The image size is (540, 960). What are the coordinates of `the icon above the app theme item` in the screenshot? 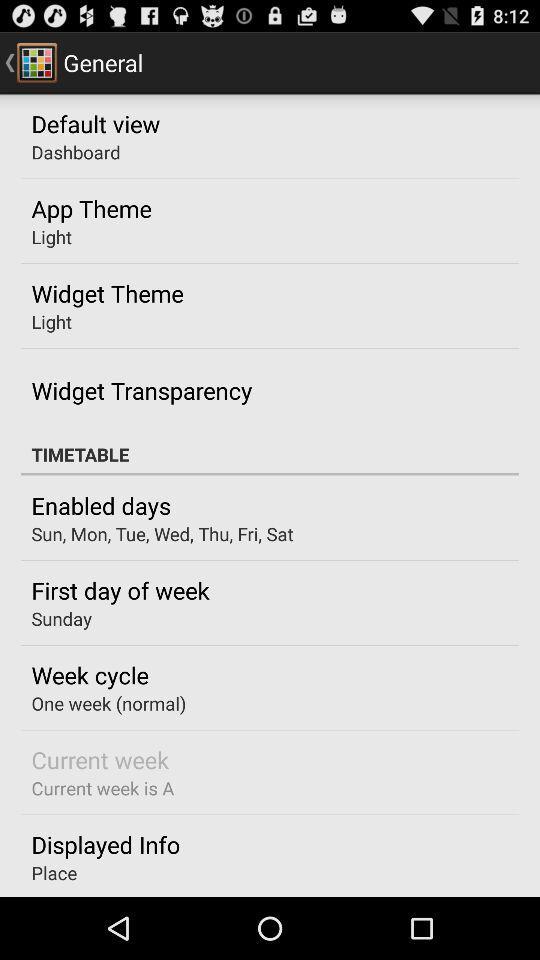 It's located at (75, 151).